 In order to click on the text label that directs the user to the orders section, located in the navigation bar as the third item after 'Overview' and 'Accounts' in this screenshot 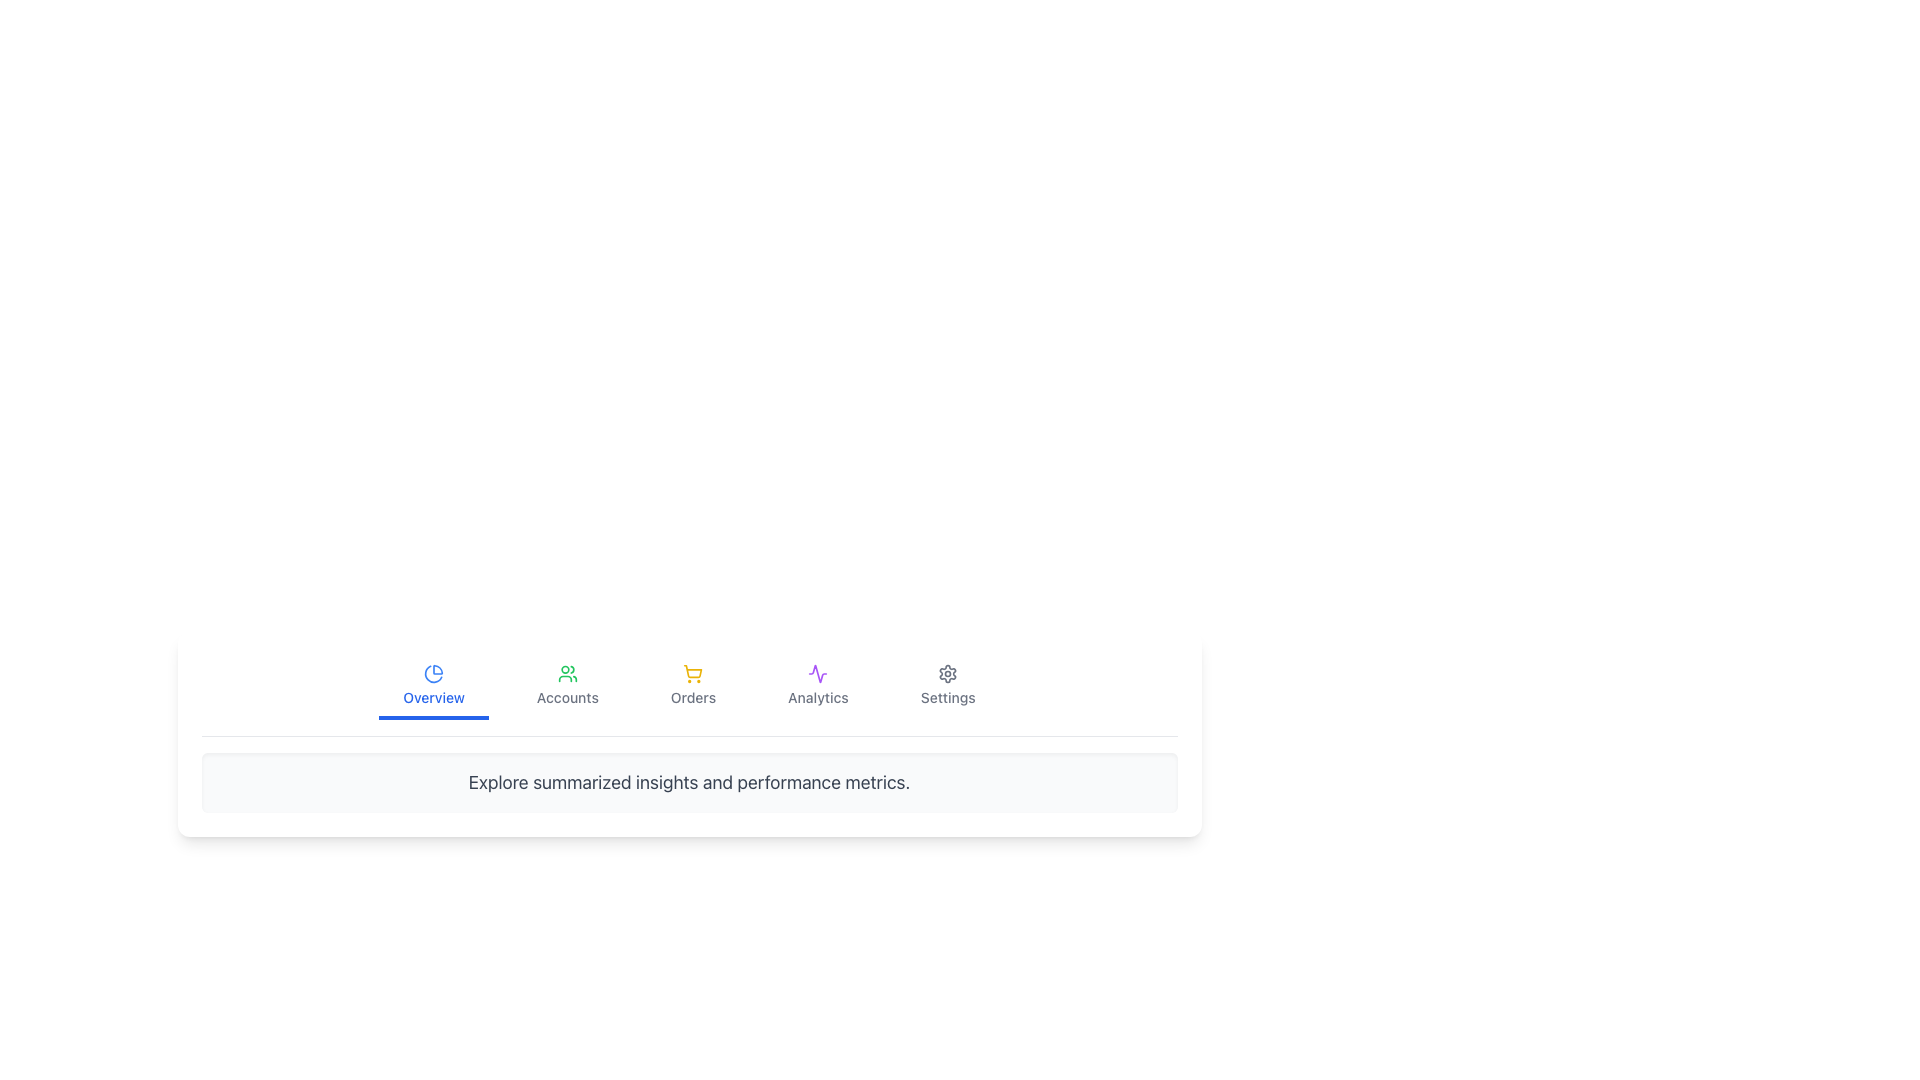, I will do `click(693, 697)`.